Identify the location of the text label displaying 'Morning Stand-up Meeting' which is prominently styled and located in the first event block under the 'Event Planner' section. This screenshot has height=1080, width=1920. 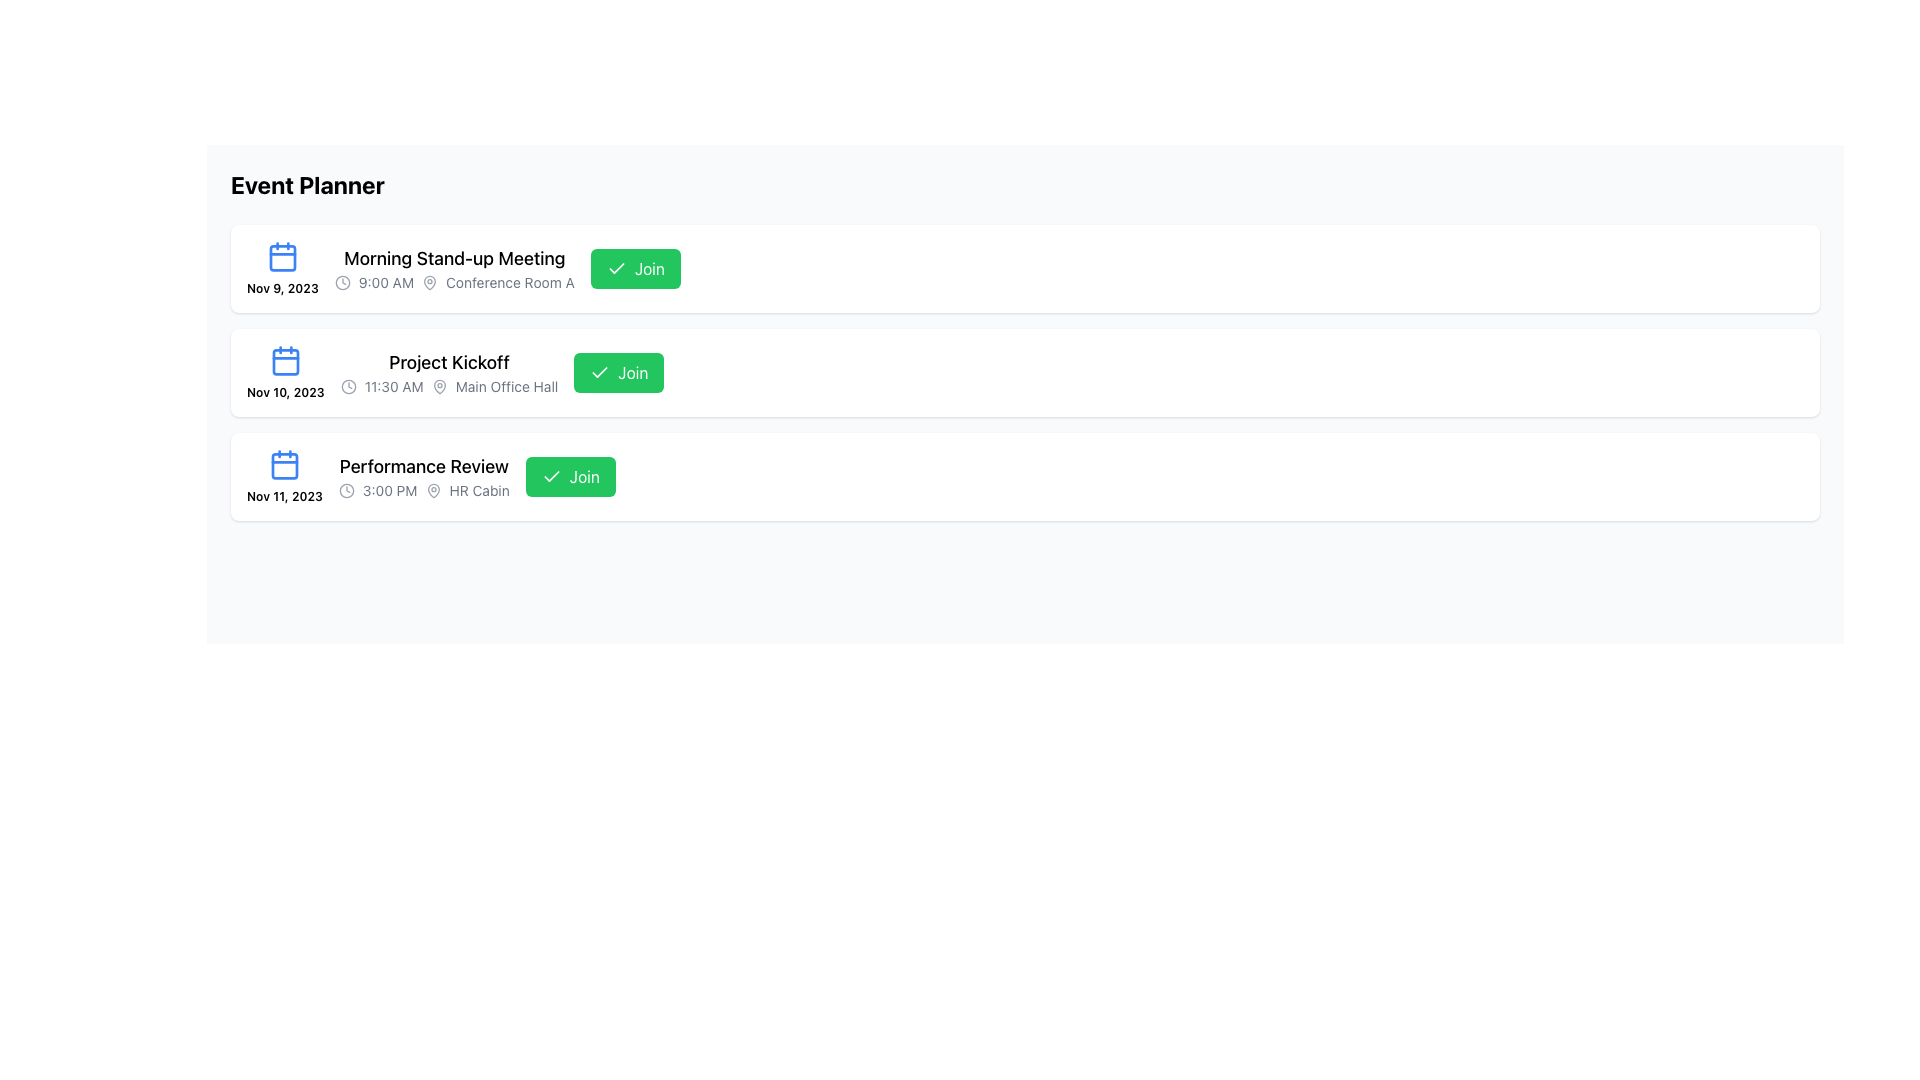
(453, 257).